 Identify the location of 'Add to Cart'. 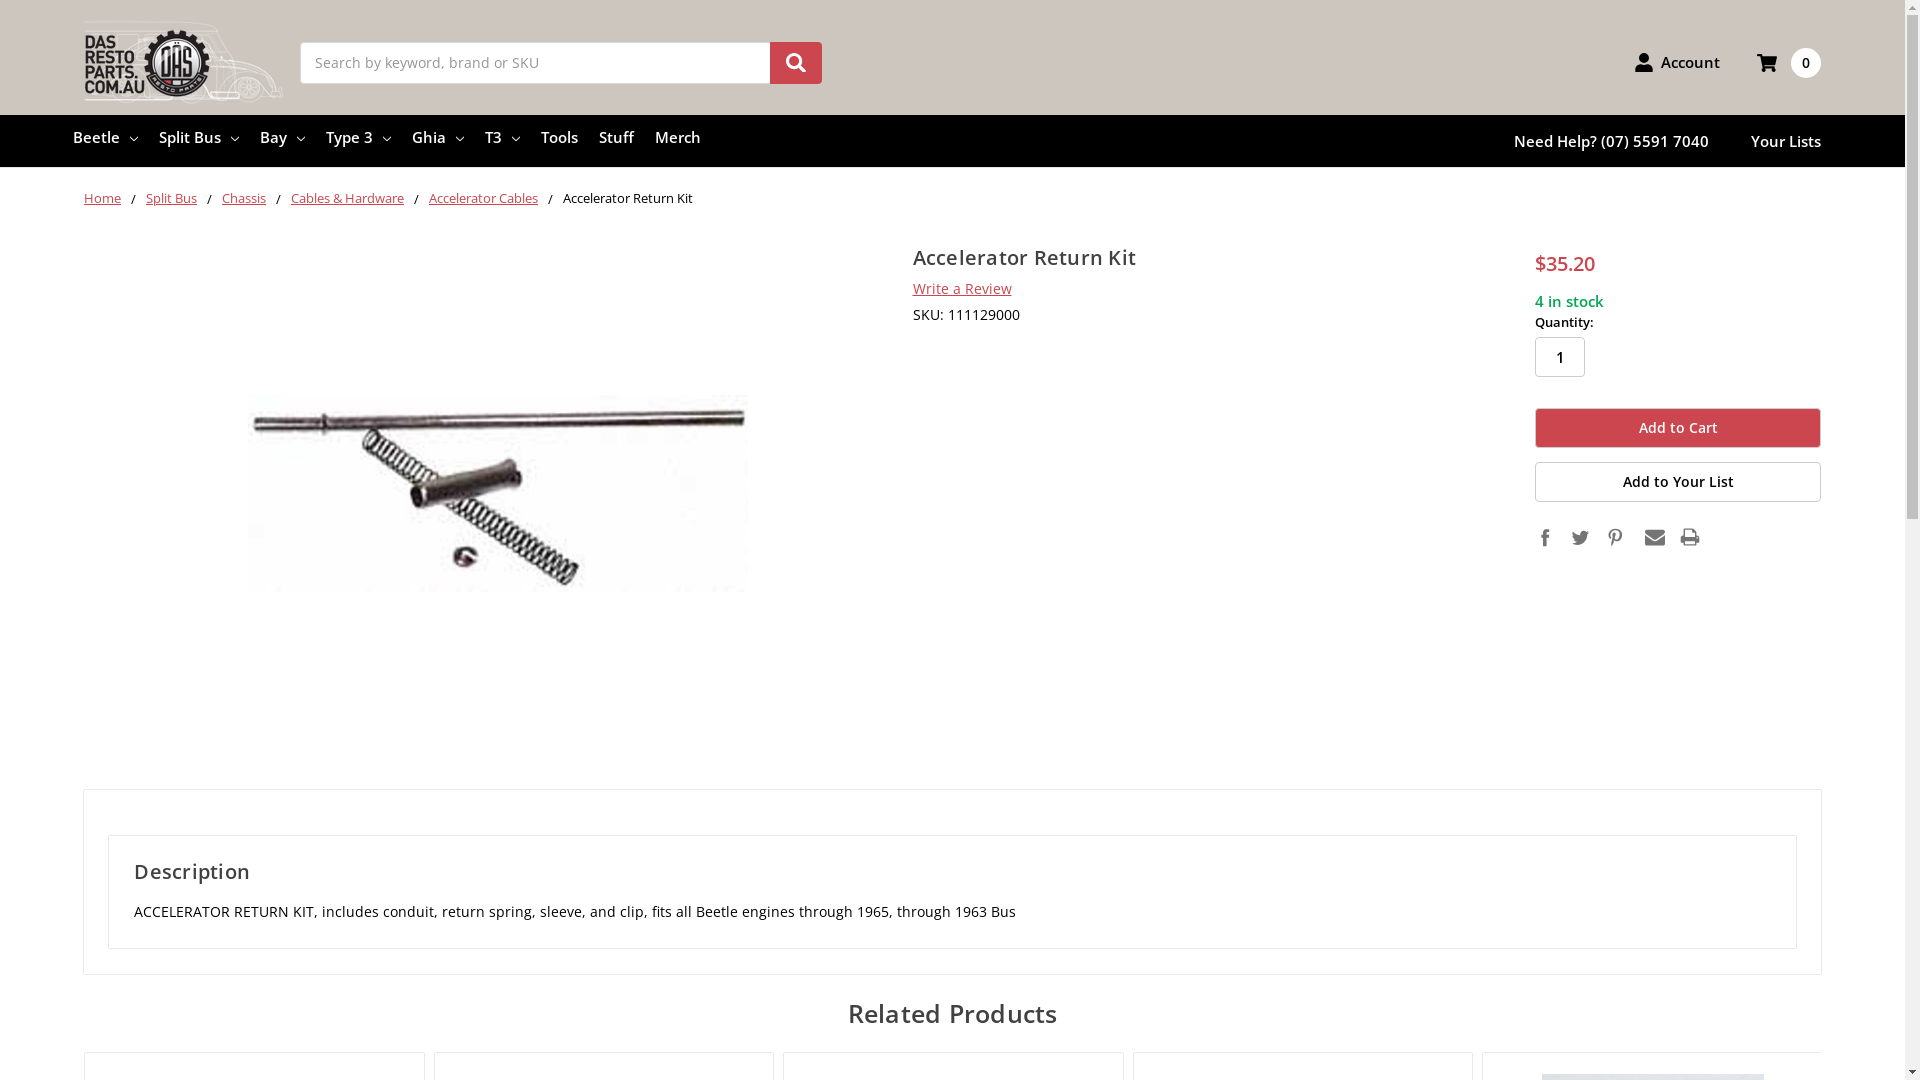
(1678, 427).